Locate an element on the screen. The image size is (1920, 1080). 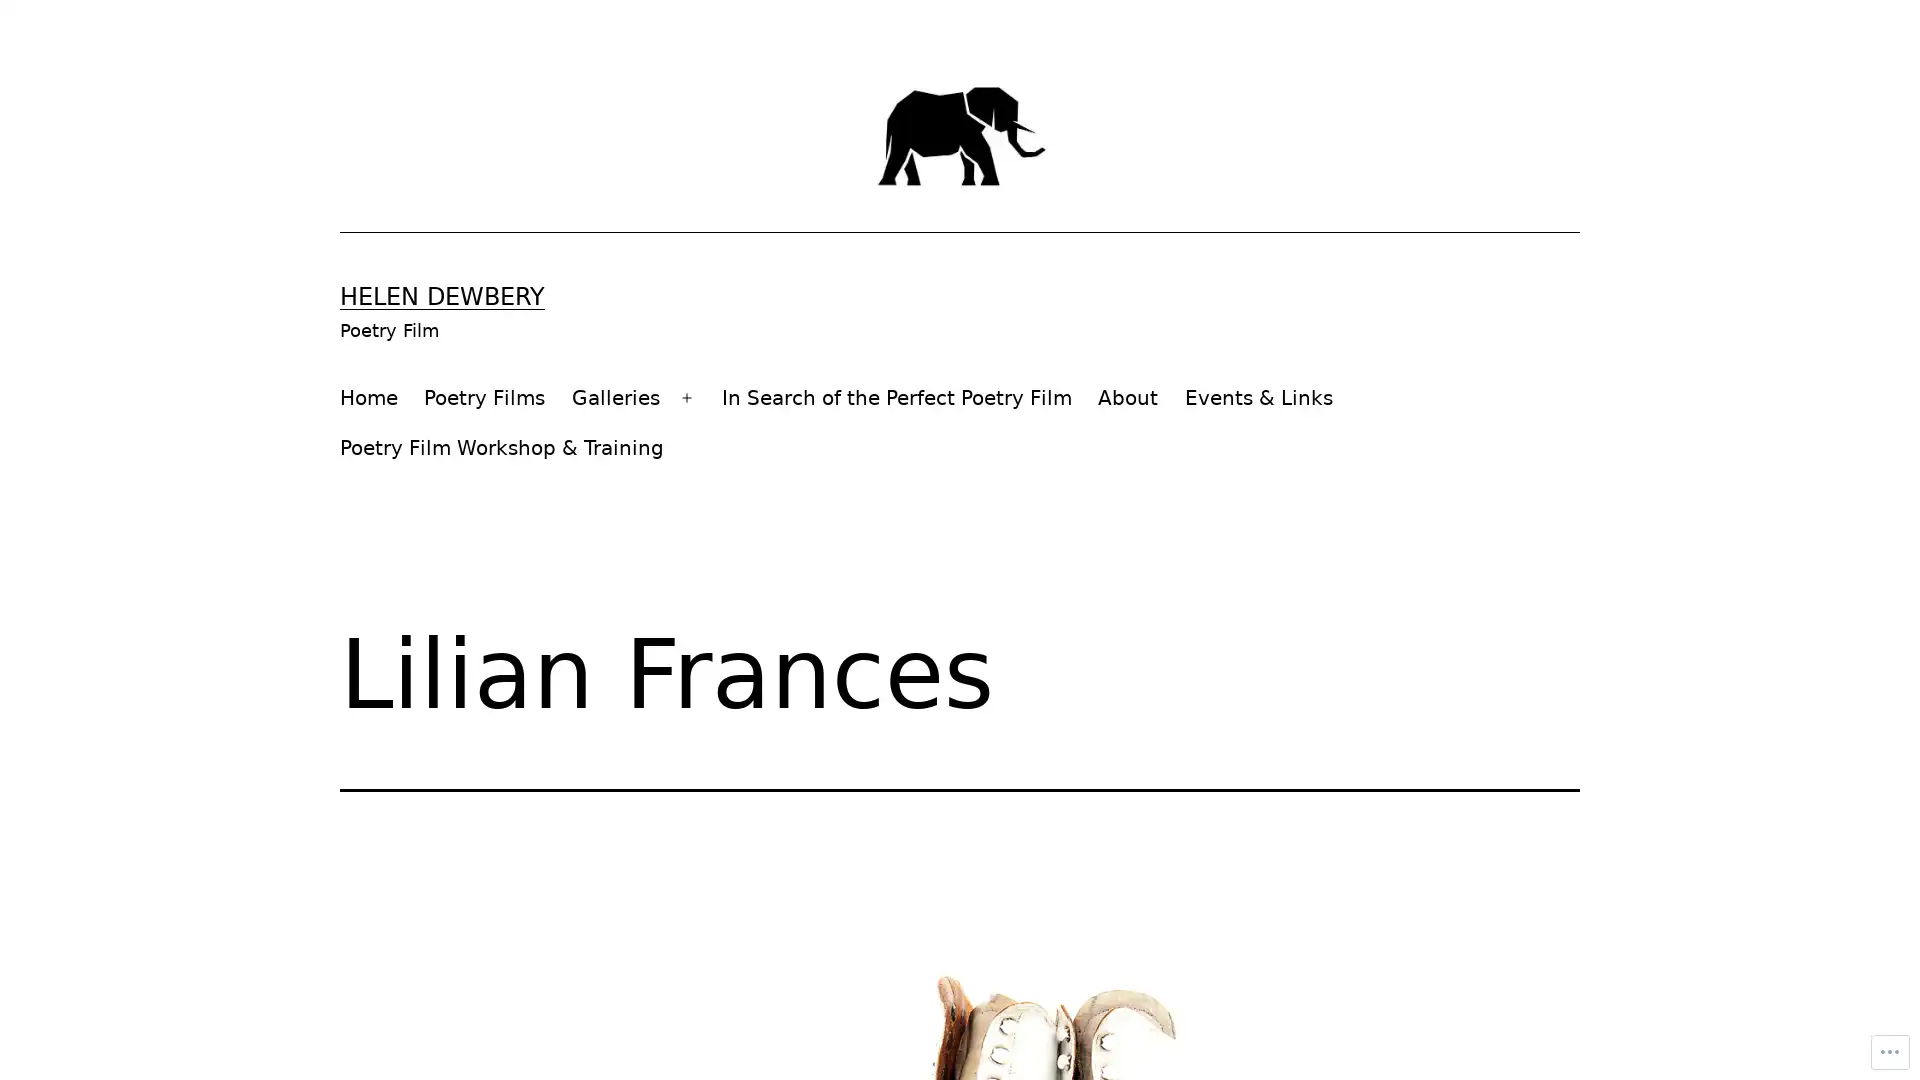
Open menu is located at coordinates (686, 397).